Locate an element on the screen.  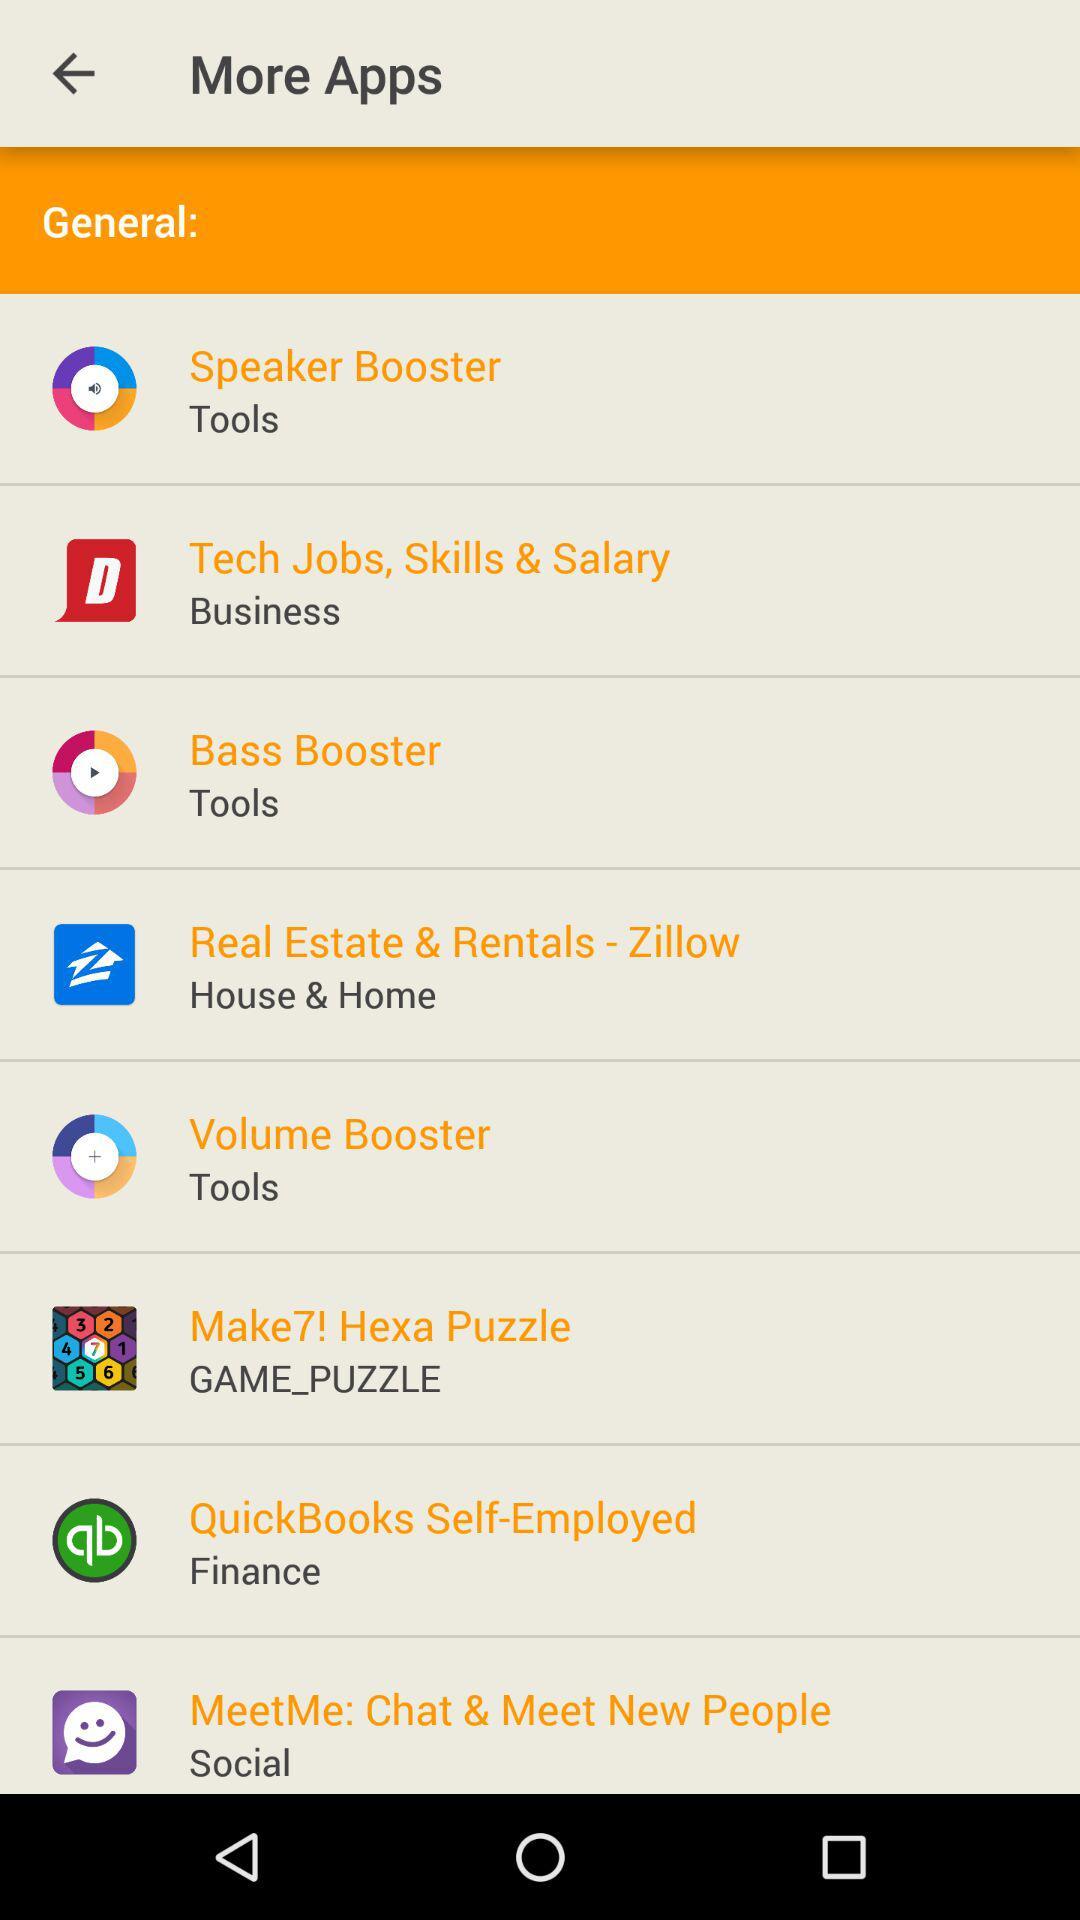
icon below tech jobs skills is located at coordinates (264, 608).